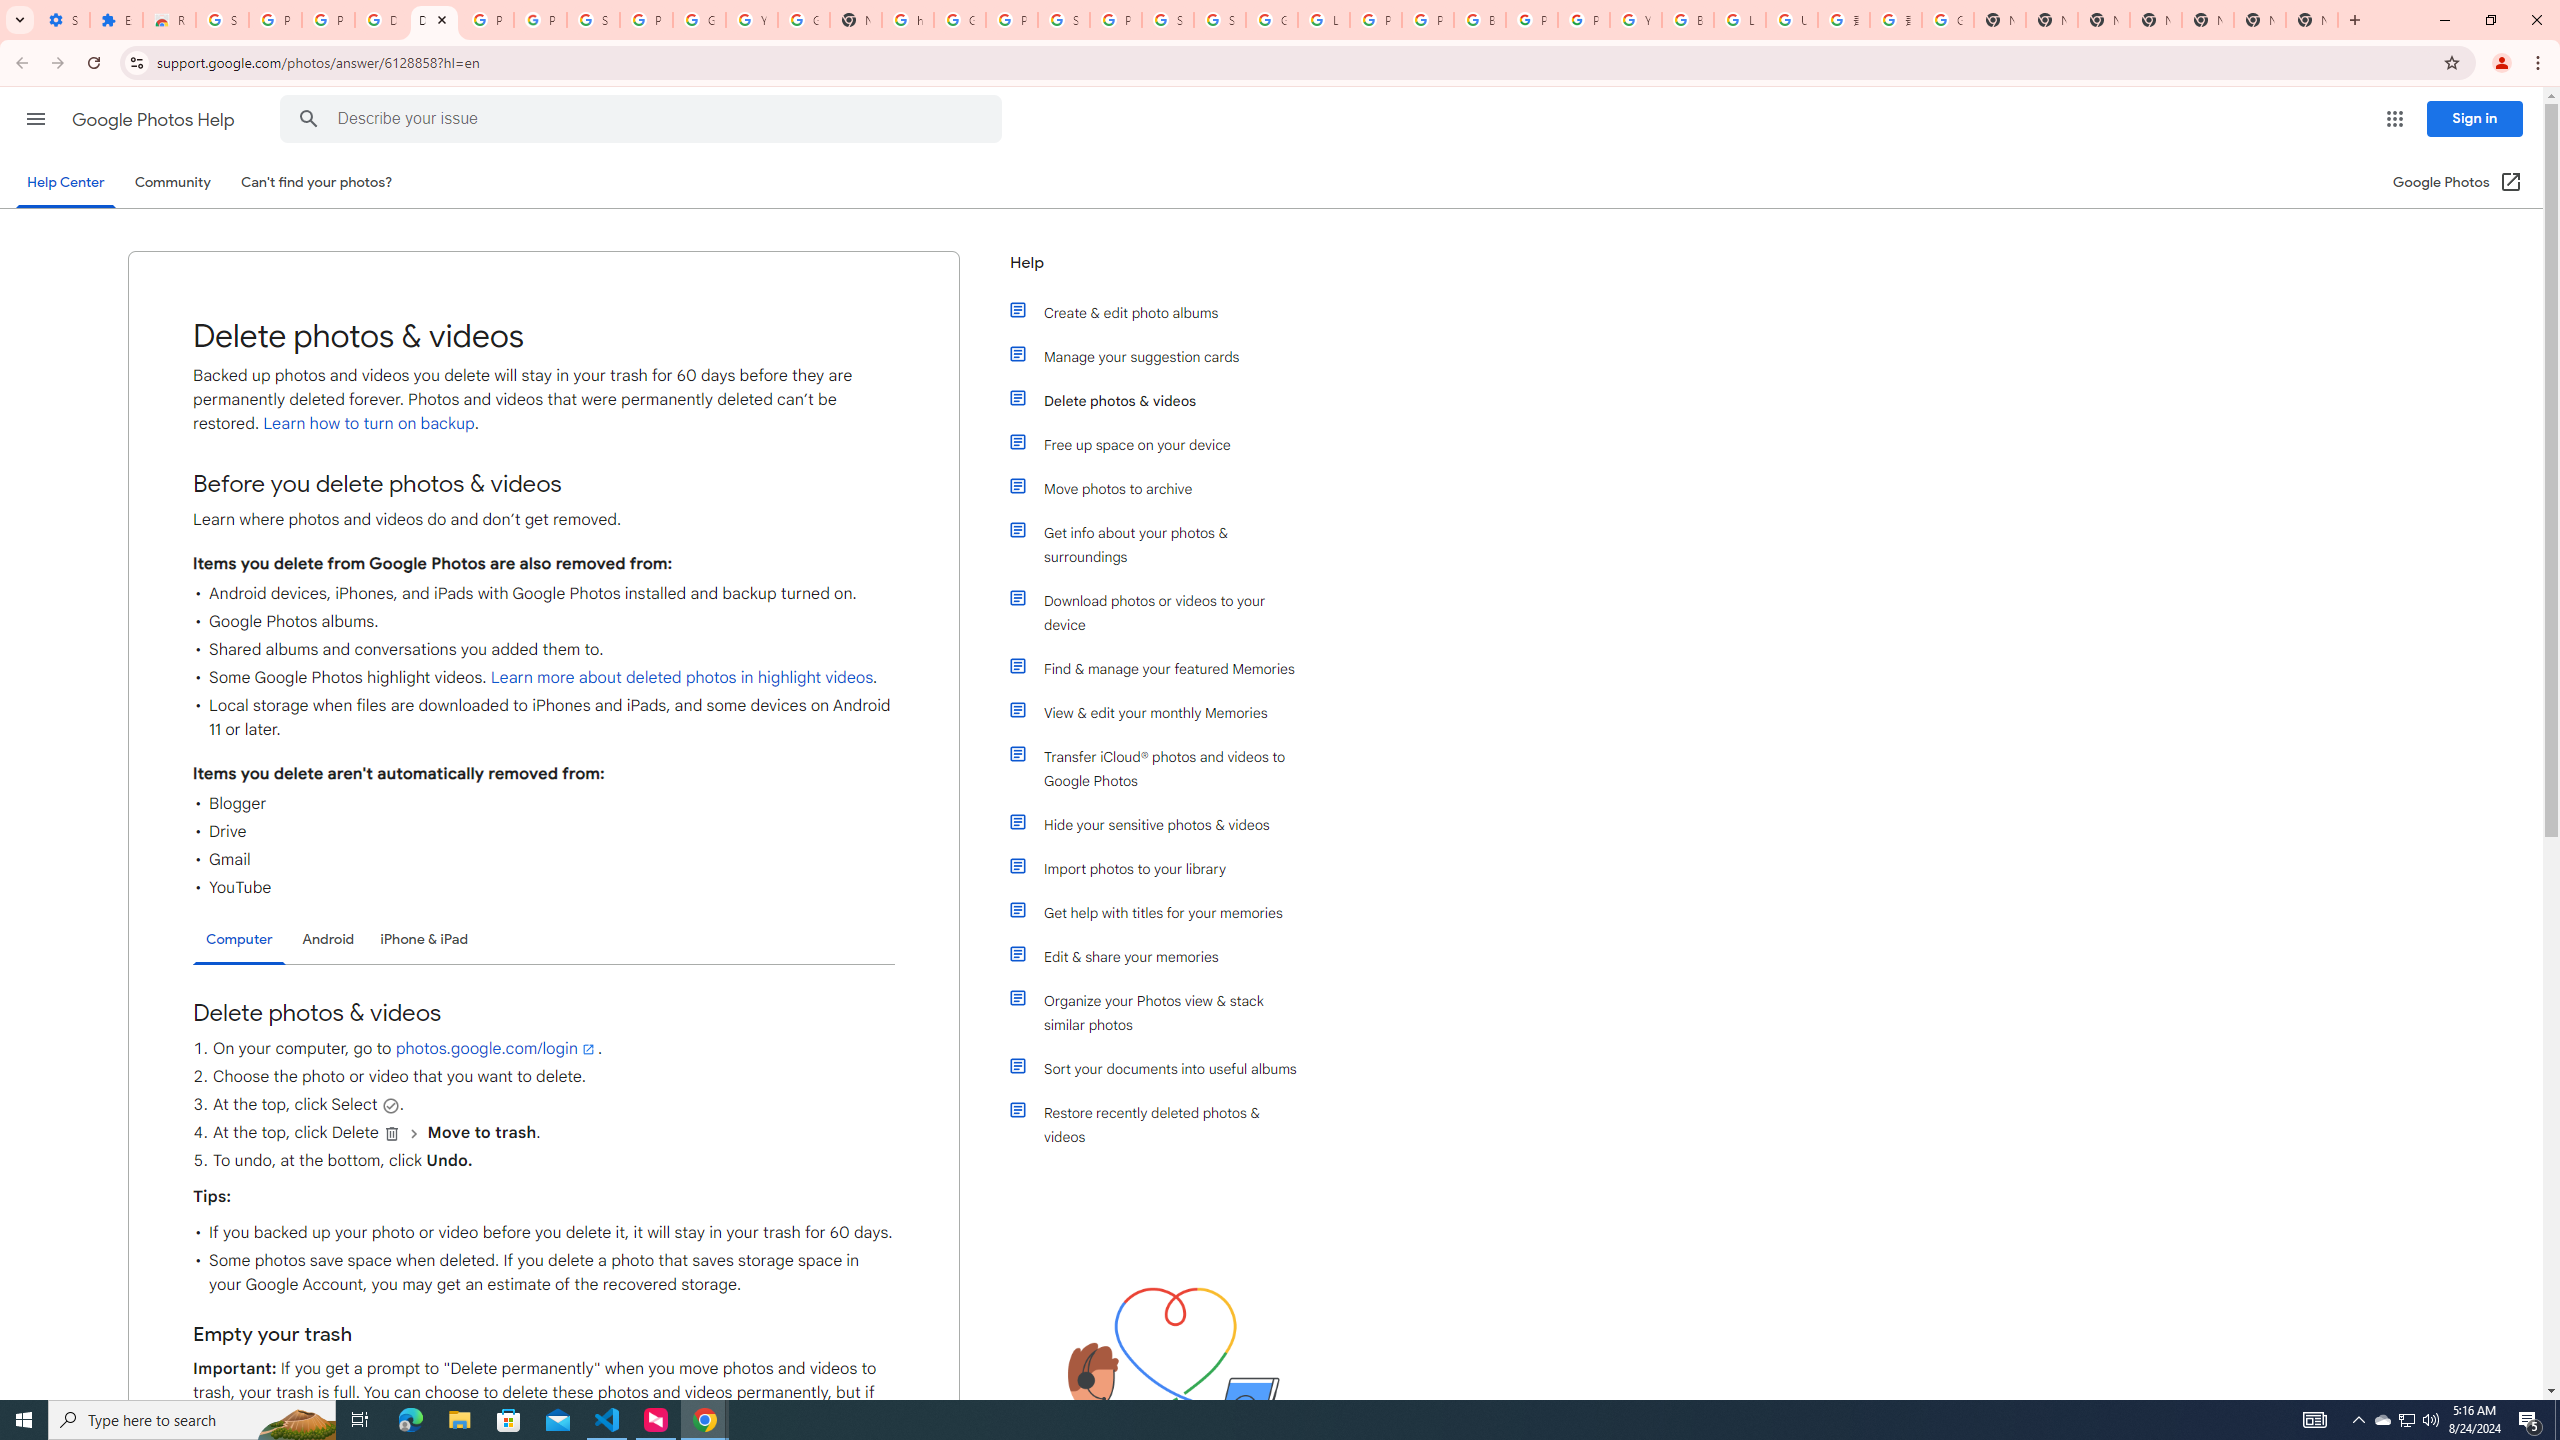  I want to click on 'iPhone & iPad', so click(423, 938).